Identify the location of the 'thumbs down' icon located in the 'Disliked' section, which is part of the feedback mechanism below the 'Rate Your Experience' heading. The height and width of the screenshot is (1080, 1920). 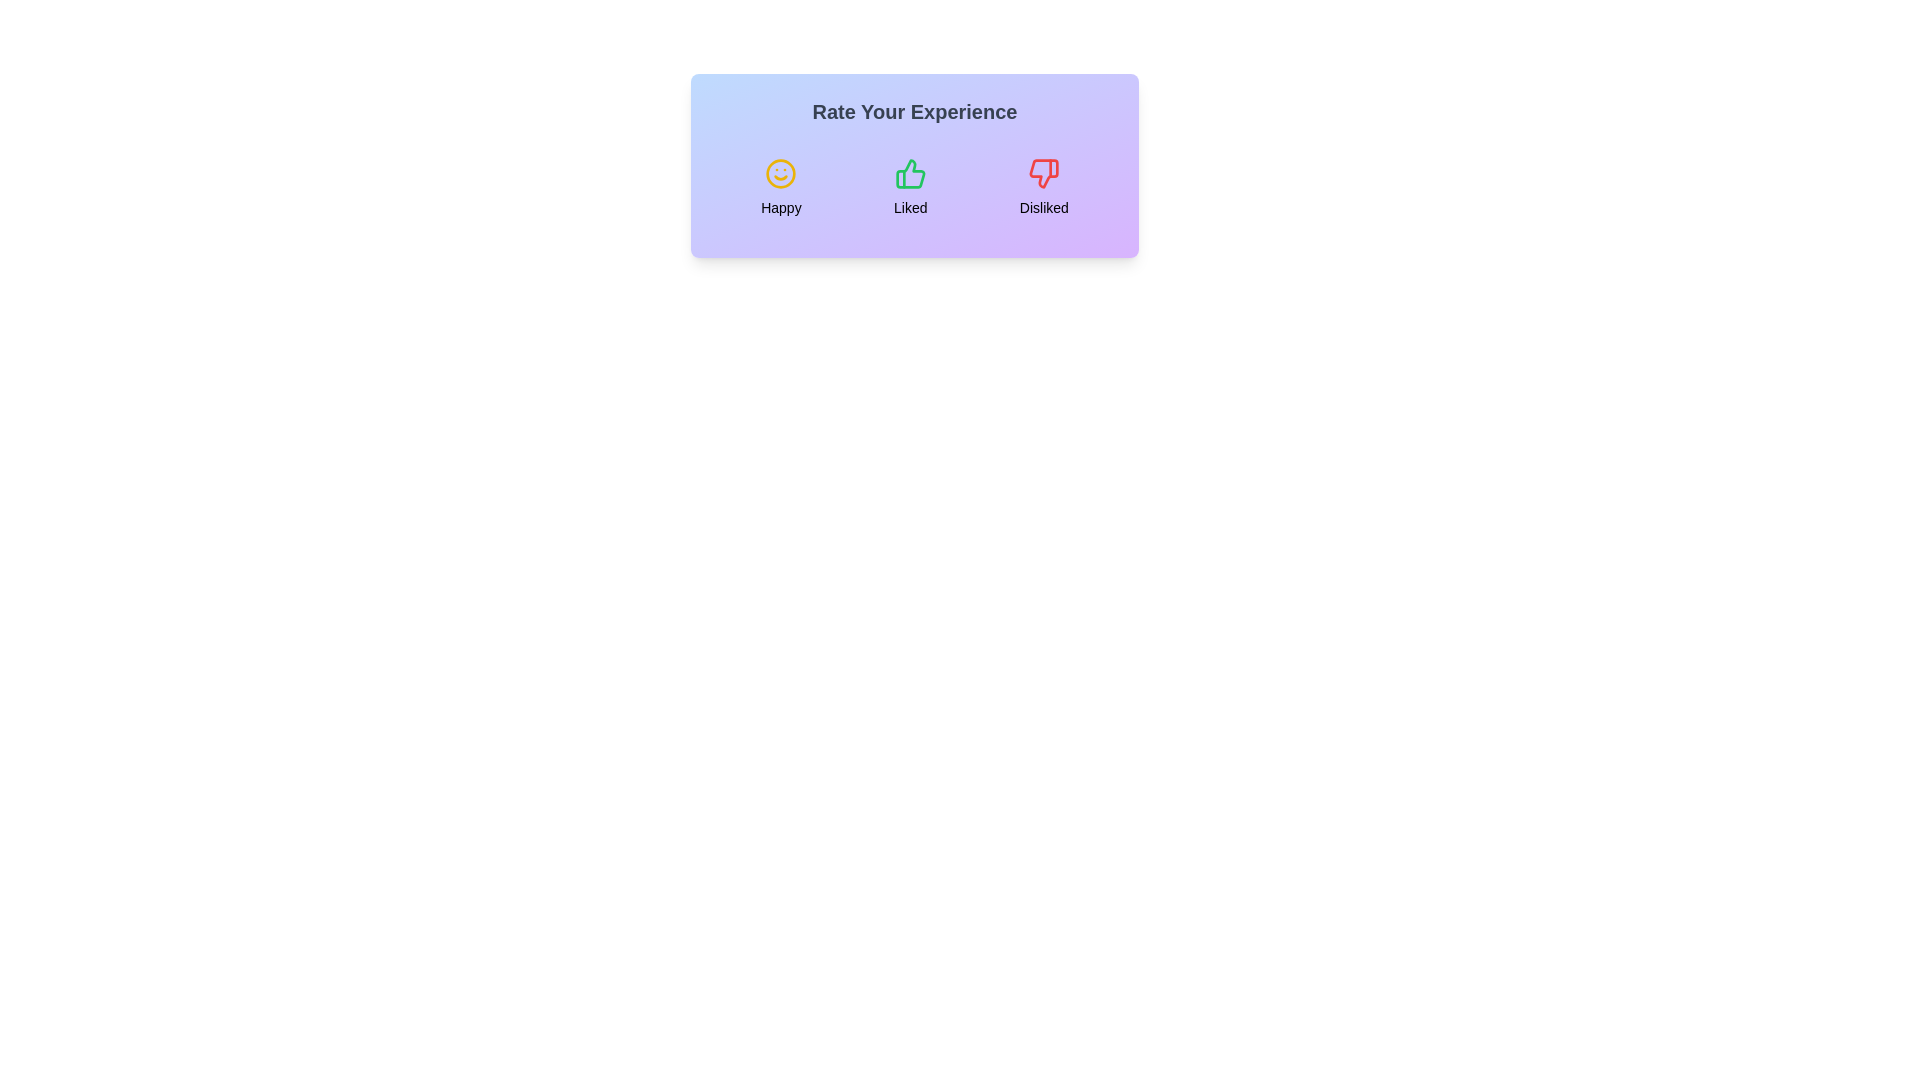
(1043, 172).